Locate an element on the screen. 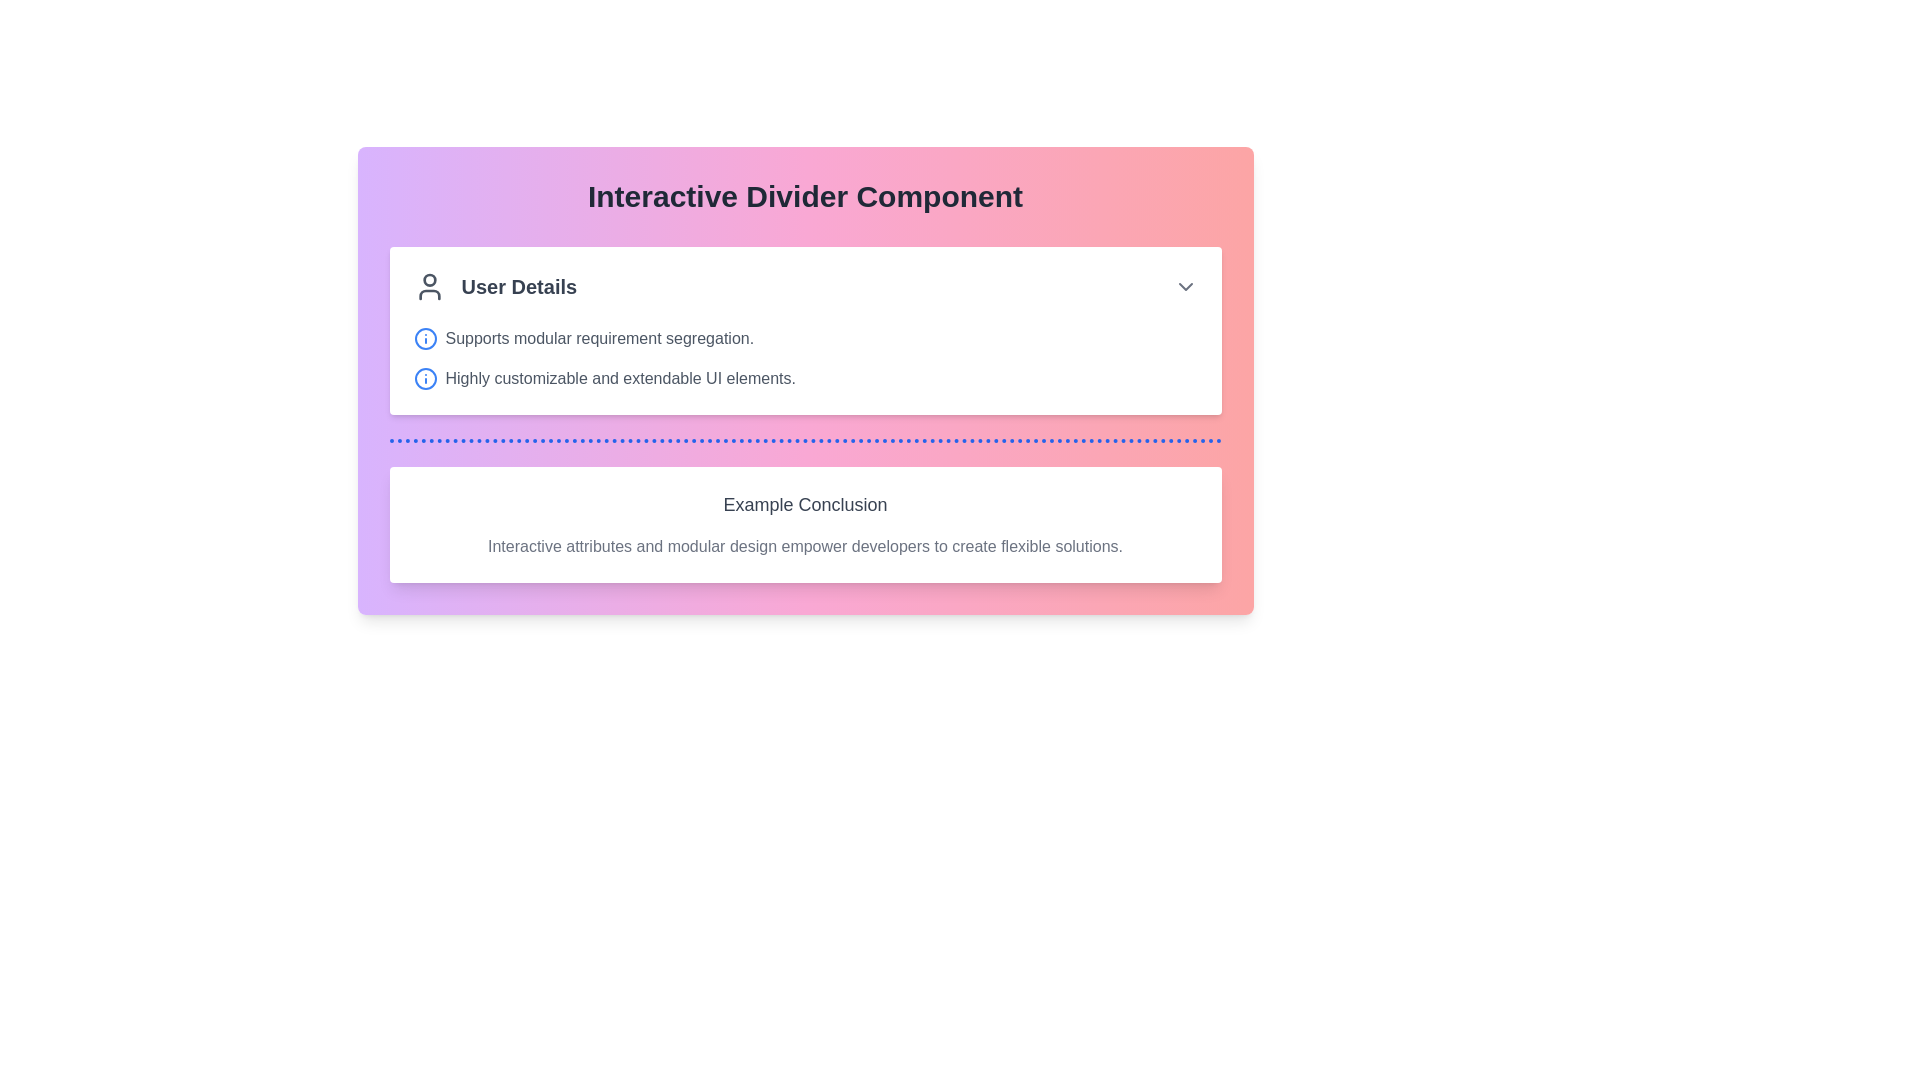 The height and width of the screenshot is (1080, 1920). the static text block that states 'Interactive attributes and modular design empower developers to create flexible solutions.', located below the heading 'Example Conclusion' is located at coordinates (805, 547).